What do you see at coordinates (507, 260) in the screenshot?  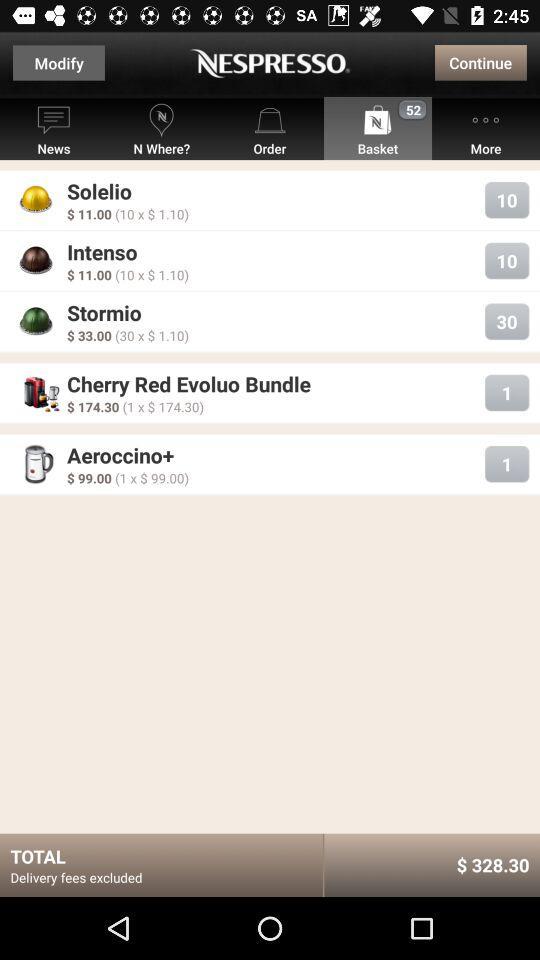 I see `10 which is next to intenso` at bounding box center [507, 260].